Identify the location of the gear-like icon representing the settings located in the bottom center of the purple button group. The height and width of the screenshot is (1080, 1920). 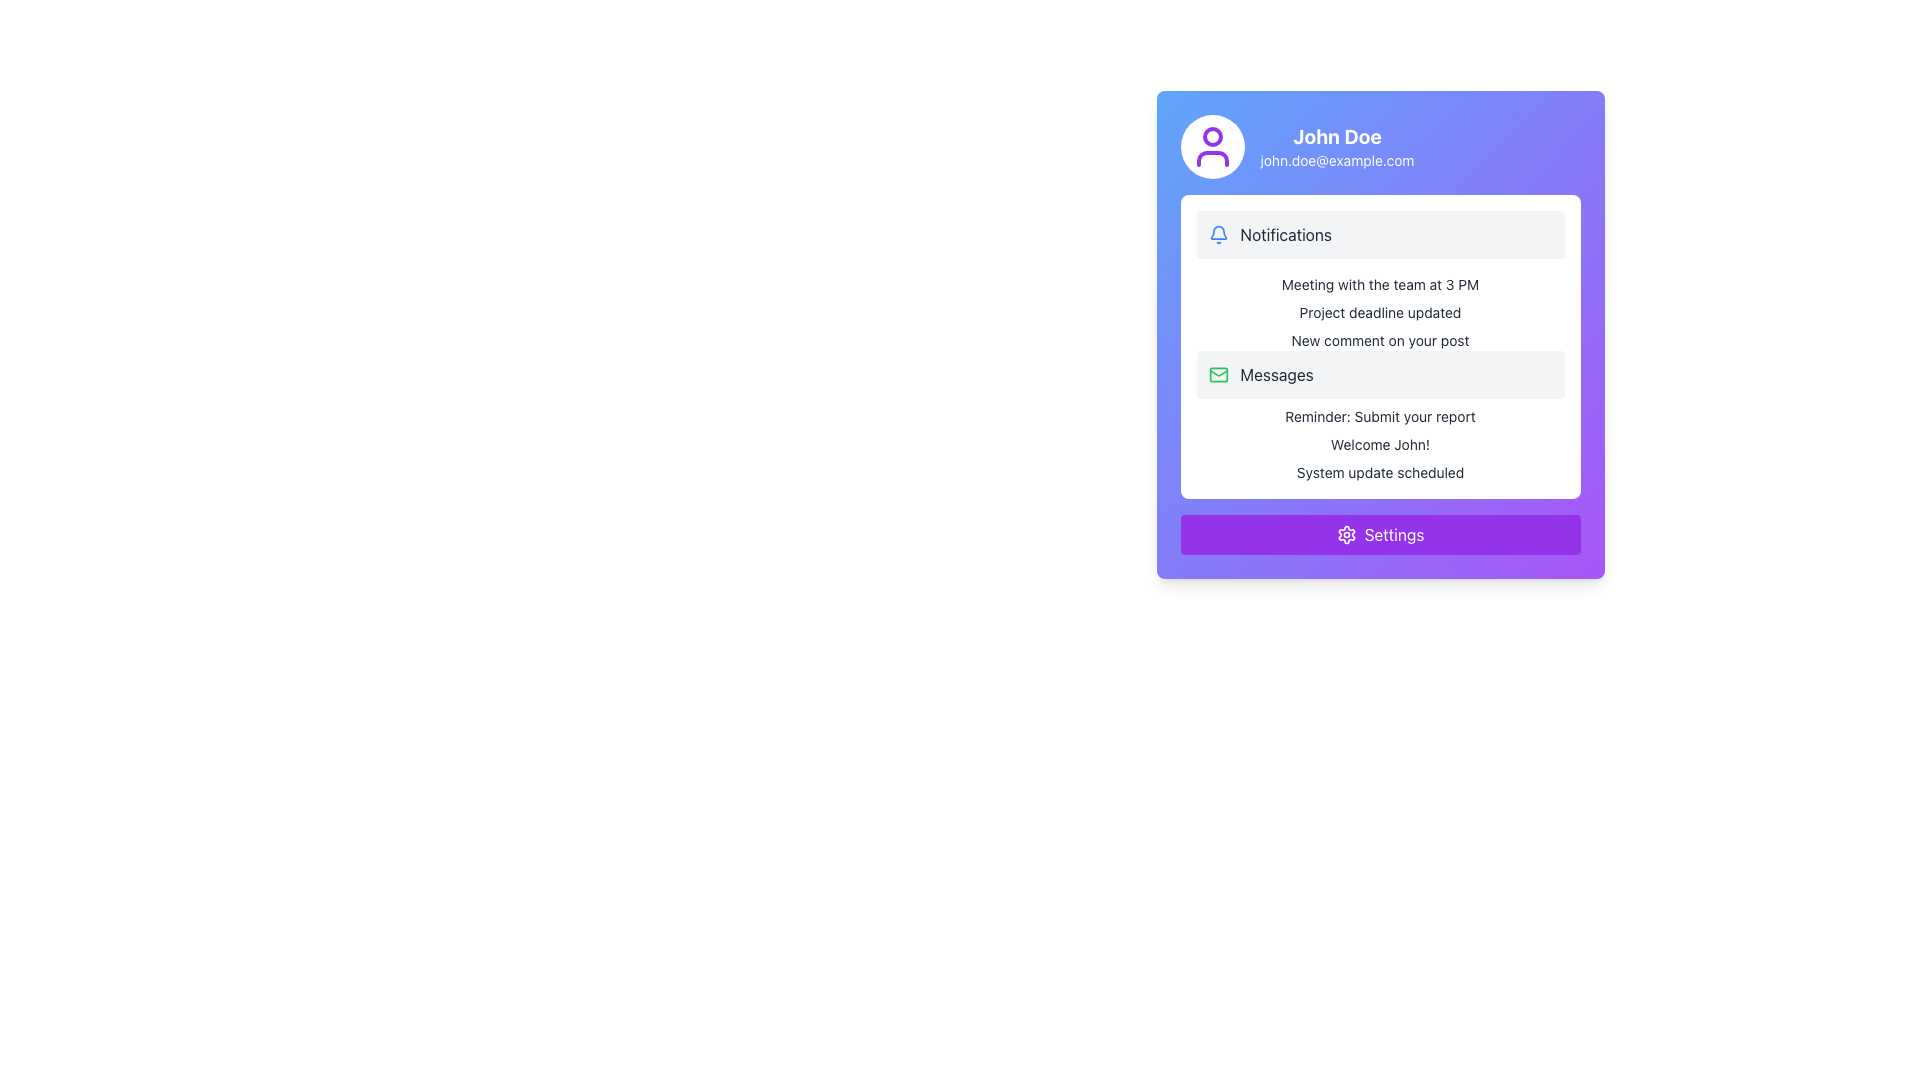
(1346, 534).